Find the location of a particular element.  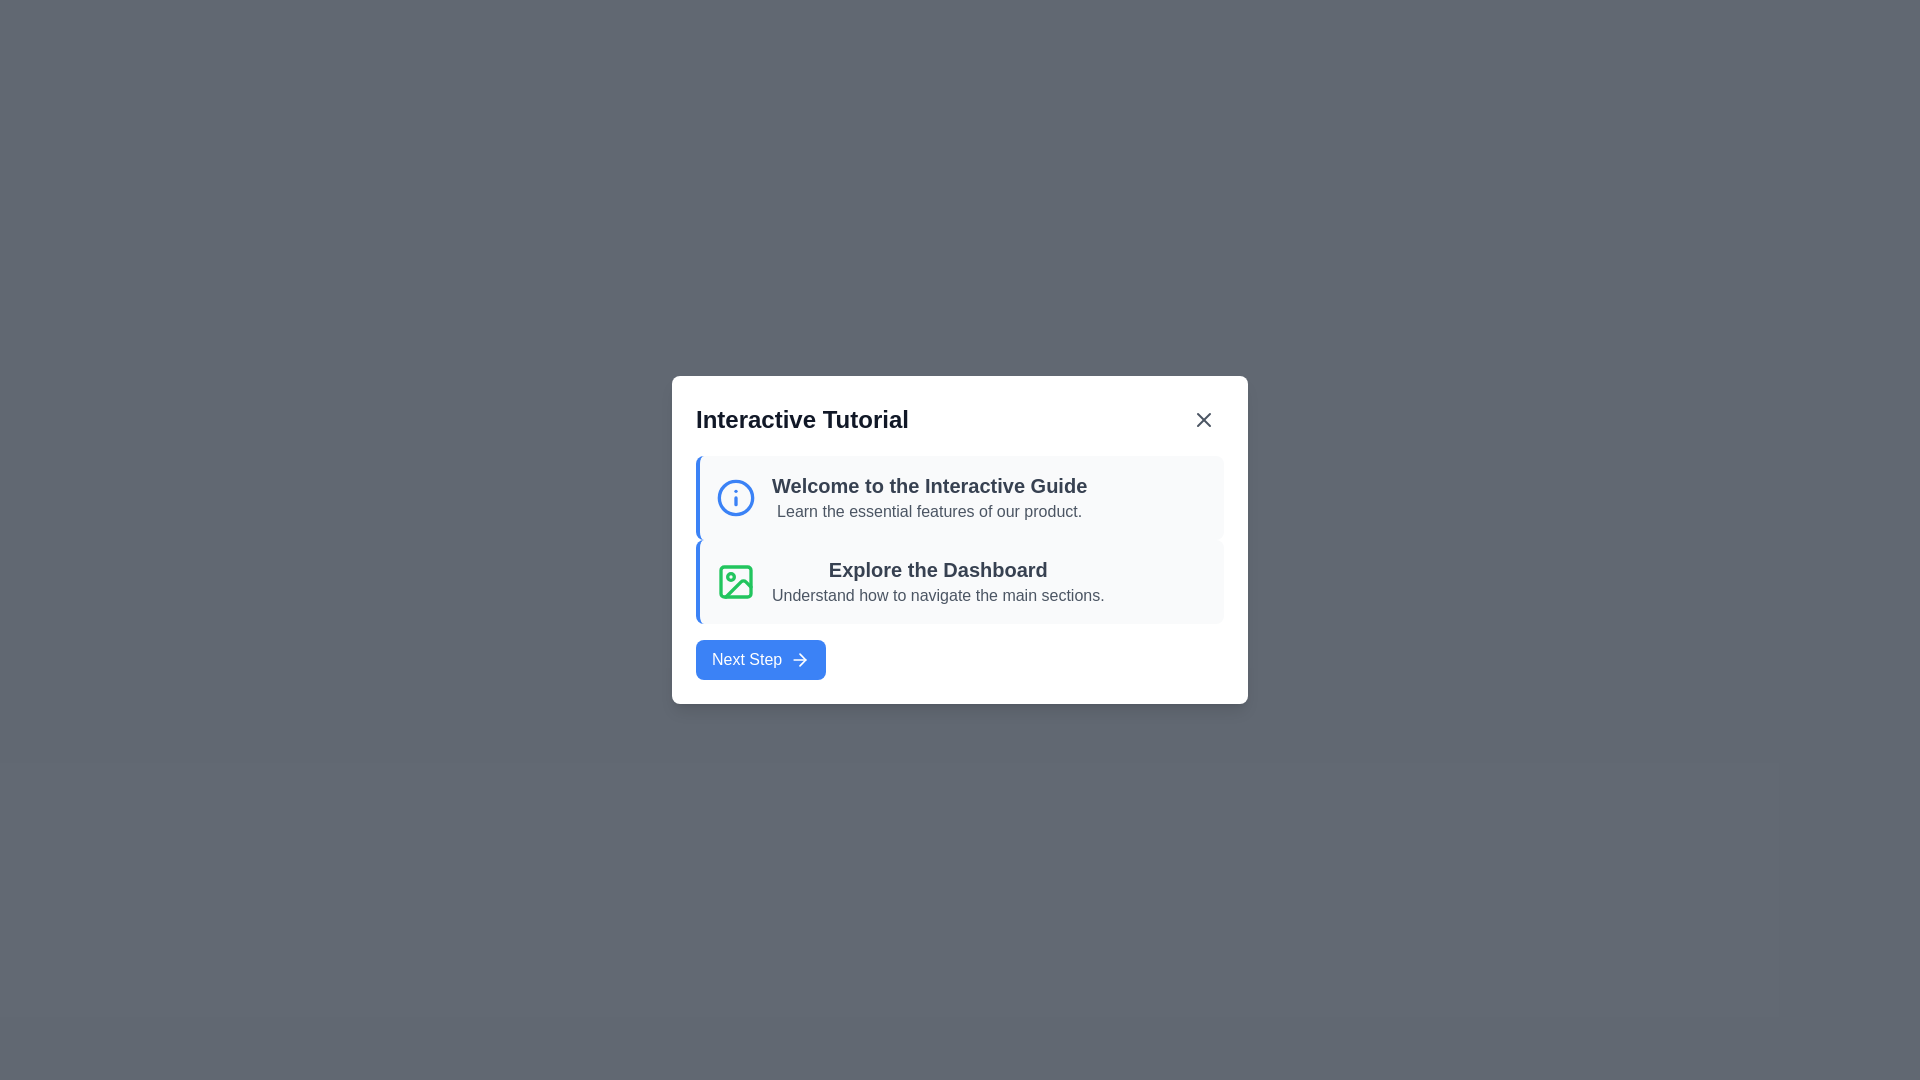

the rounded rectangle graphical element with a green border and white interior, located central to the left side icon of the 'Explore the Dashboard' tutorial item in the tutorial guide panel is located at coordinates (734, 582).